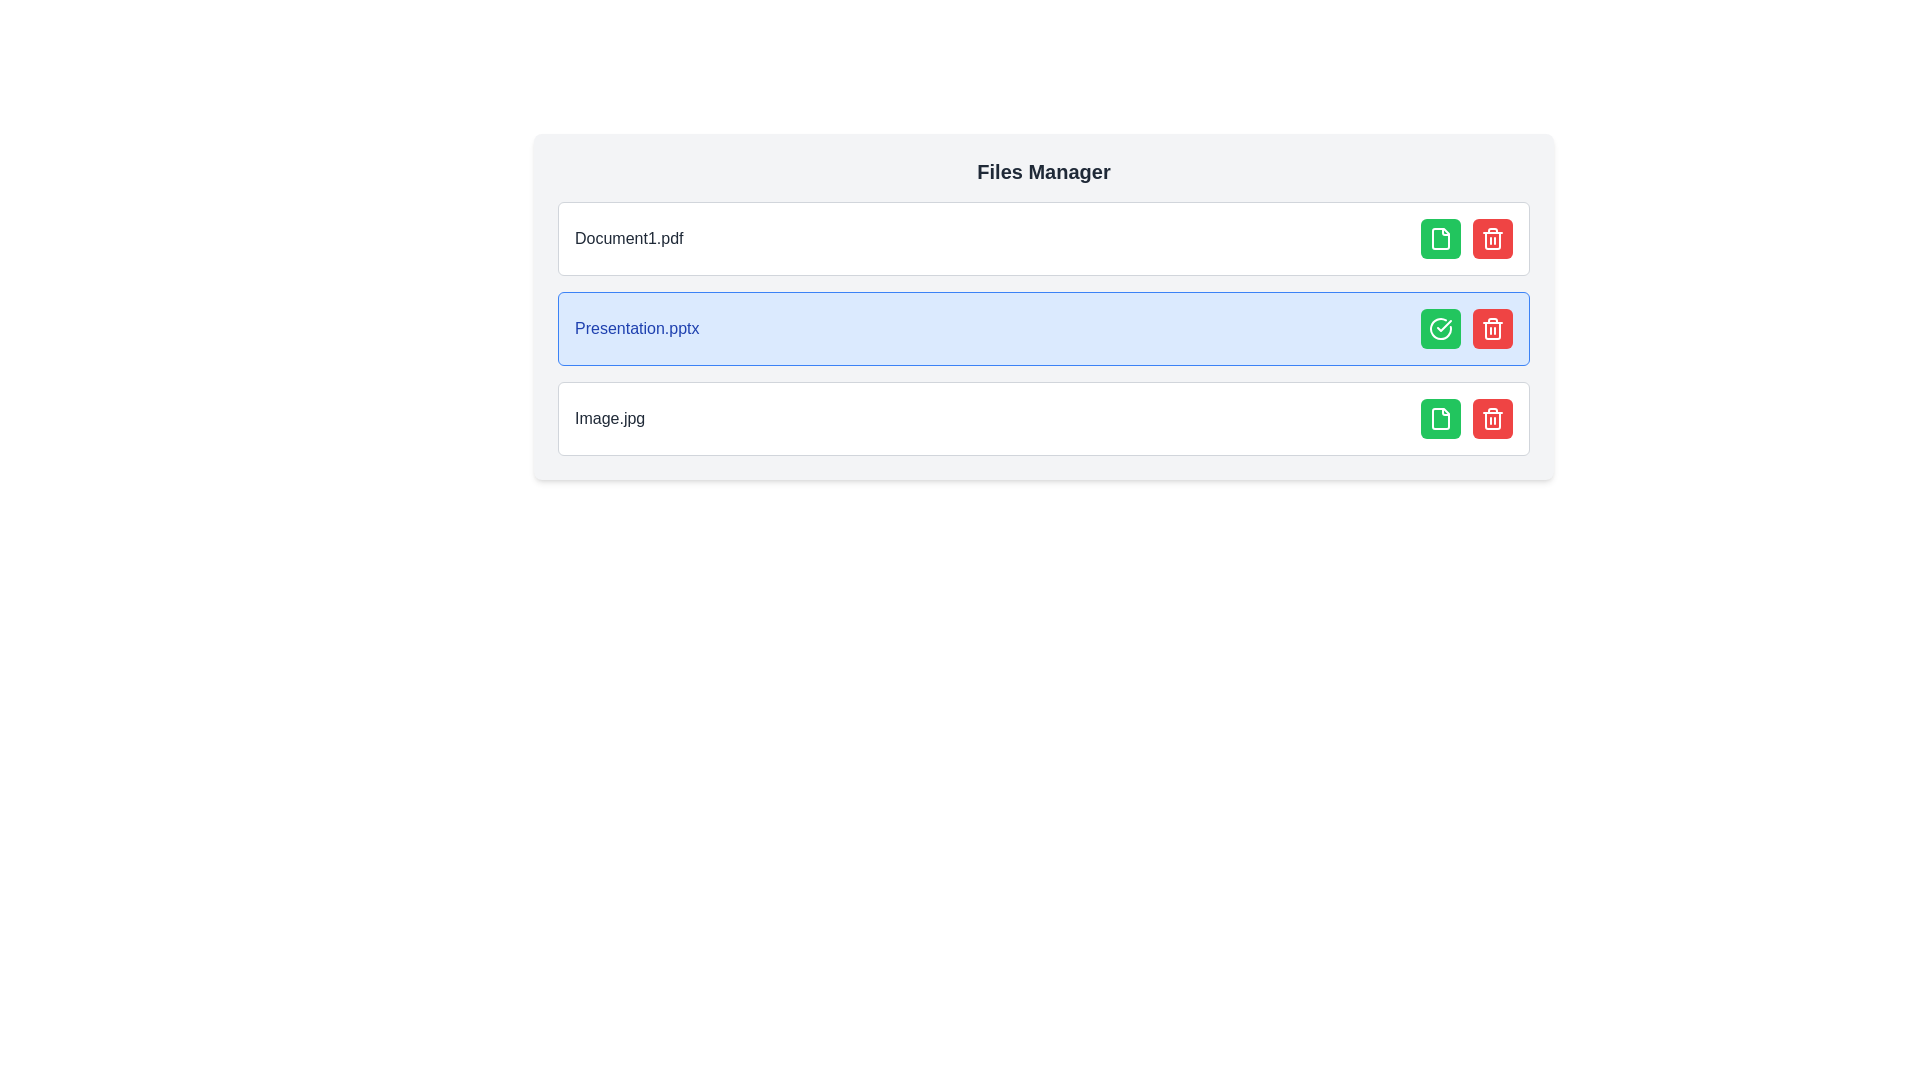 This screenshot has height=1080, width=1920. Describe the element at coordinates (1492, 330) in the screenshot. I see `the trash can icon's body component, which is a vertical rectangle, located at the top-right corner of the file row for 'Presentation.pptx'` at that location.